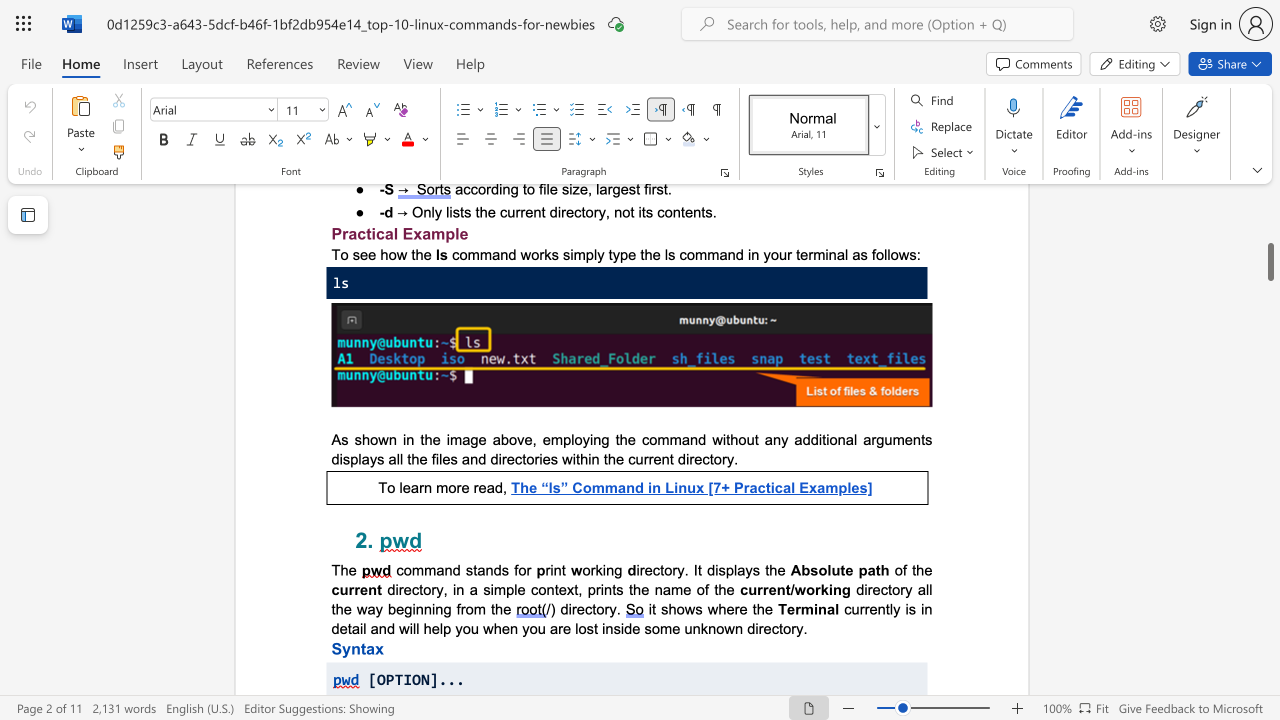 This screenshot has height=720, width=1280. Describe the element at coordinates (676, 608) in the screenshot. I see `the subset text "ows wh" within the text "it shows where the"` at that location.